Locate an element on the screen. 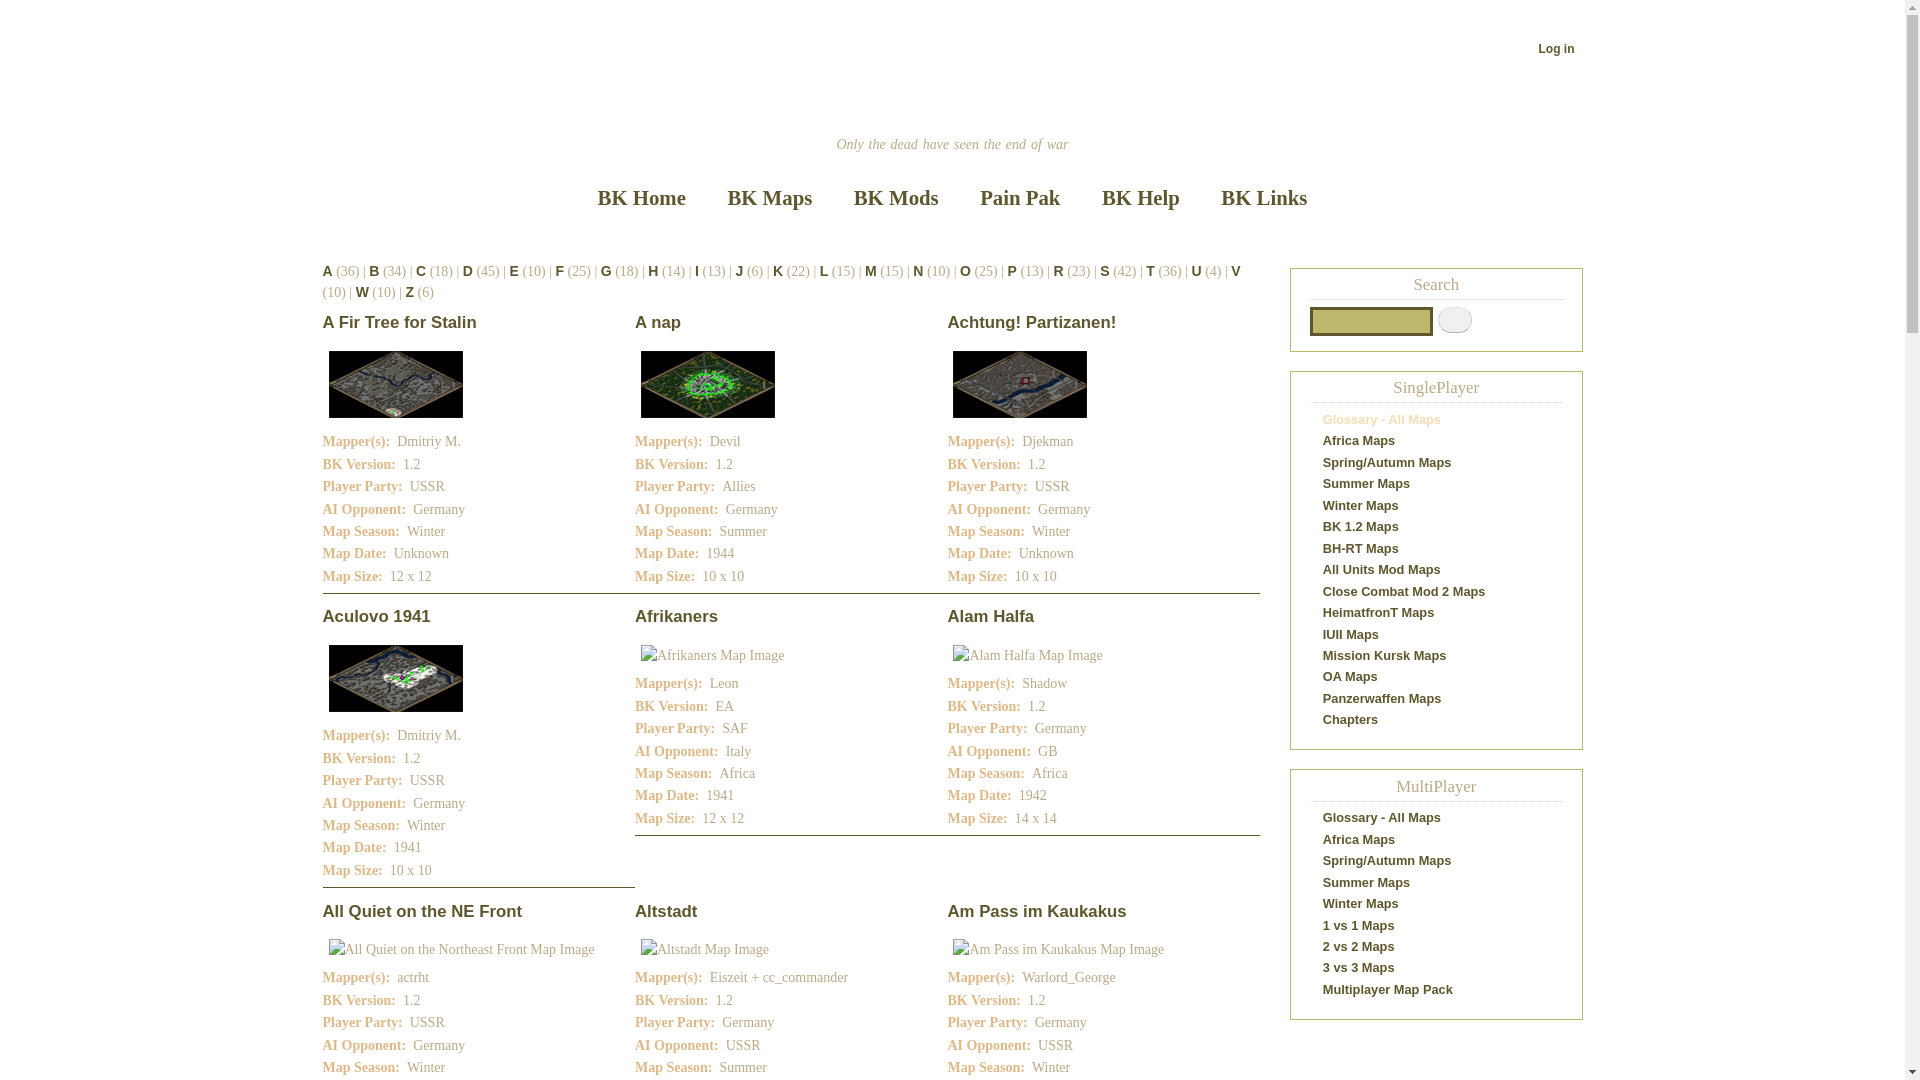 The image size is (1920, 1080). 'BH-RT Maps' is located at coordinates (1360, 548).